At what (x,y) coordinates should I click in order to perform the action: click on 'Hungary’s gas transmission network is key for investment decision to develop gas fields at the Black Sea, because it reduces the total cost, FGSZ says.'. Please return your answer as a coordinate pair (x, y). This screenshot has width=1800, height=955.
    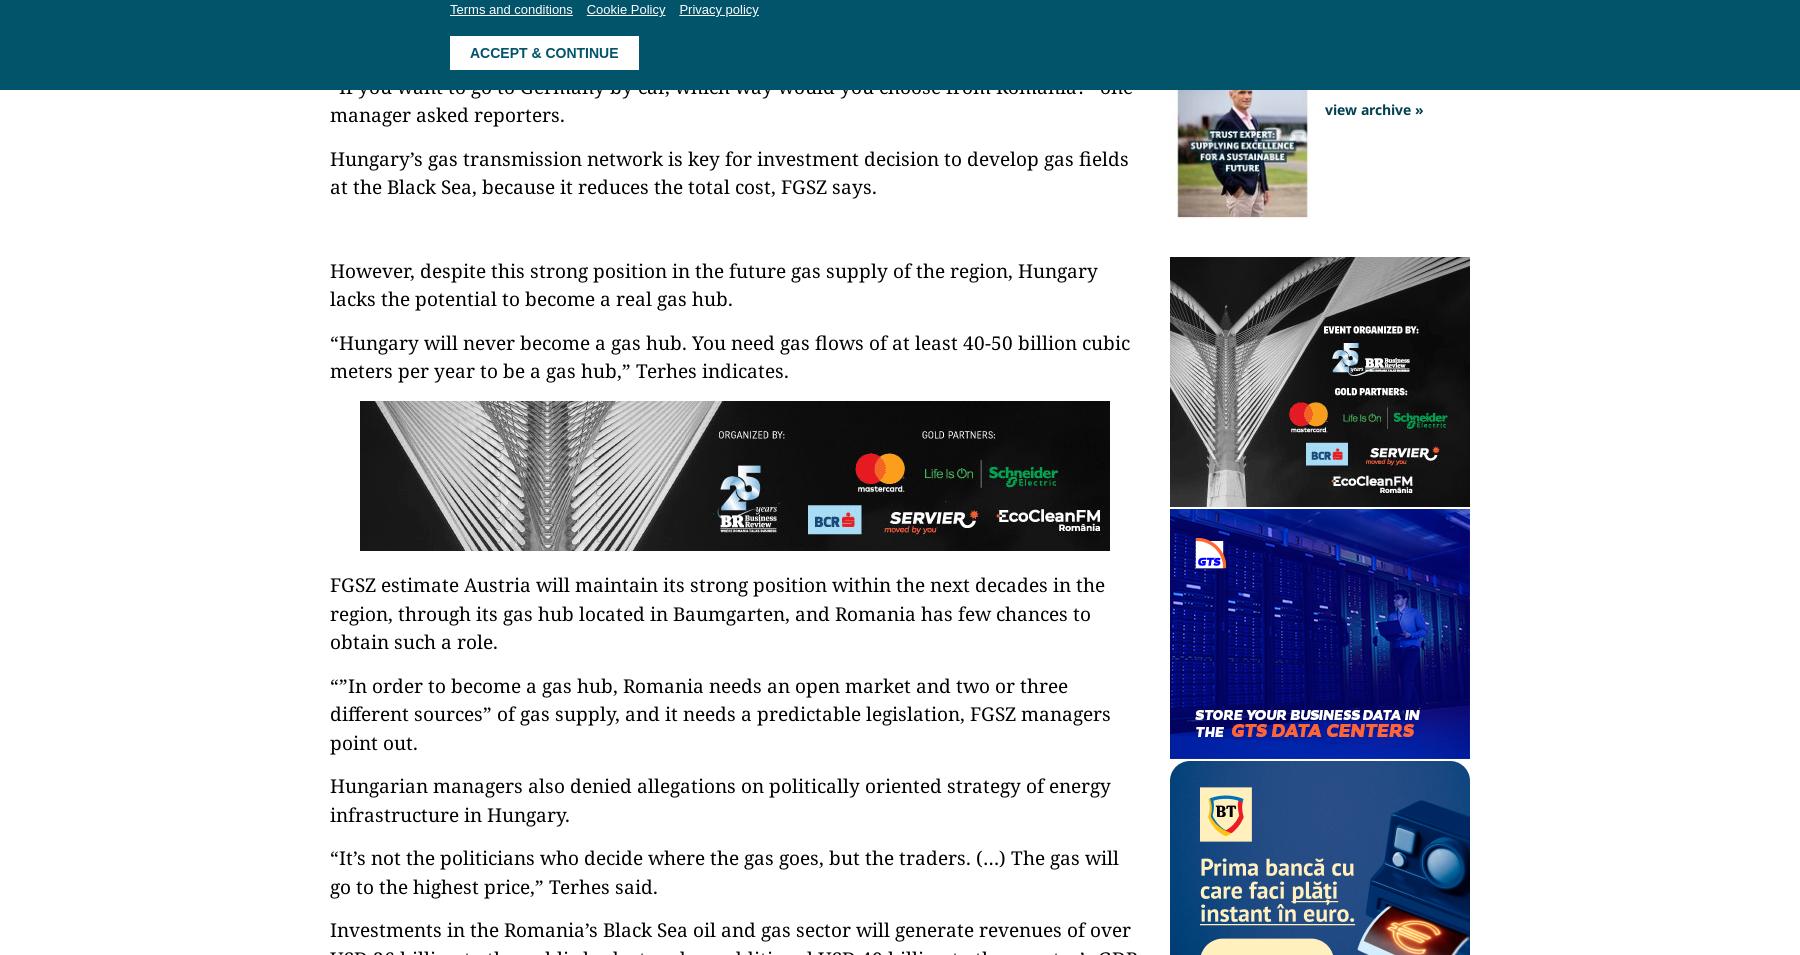
    Looking at the image, I should click on (328, 172).